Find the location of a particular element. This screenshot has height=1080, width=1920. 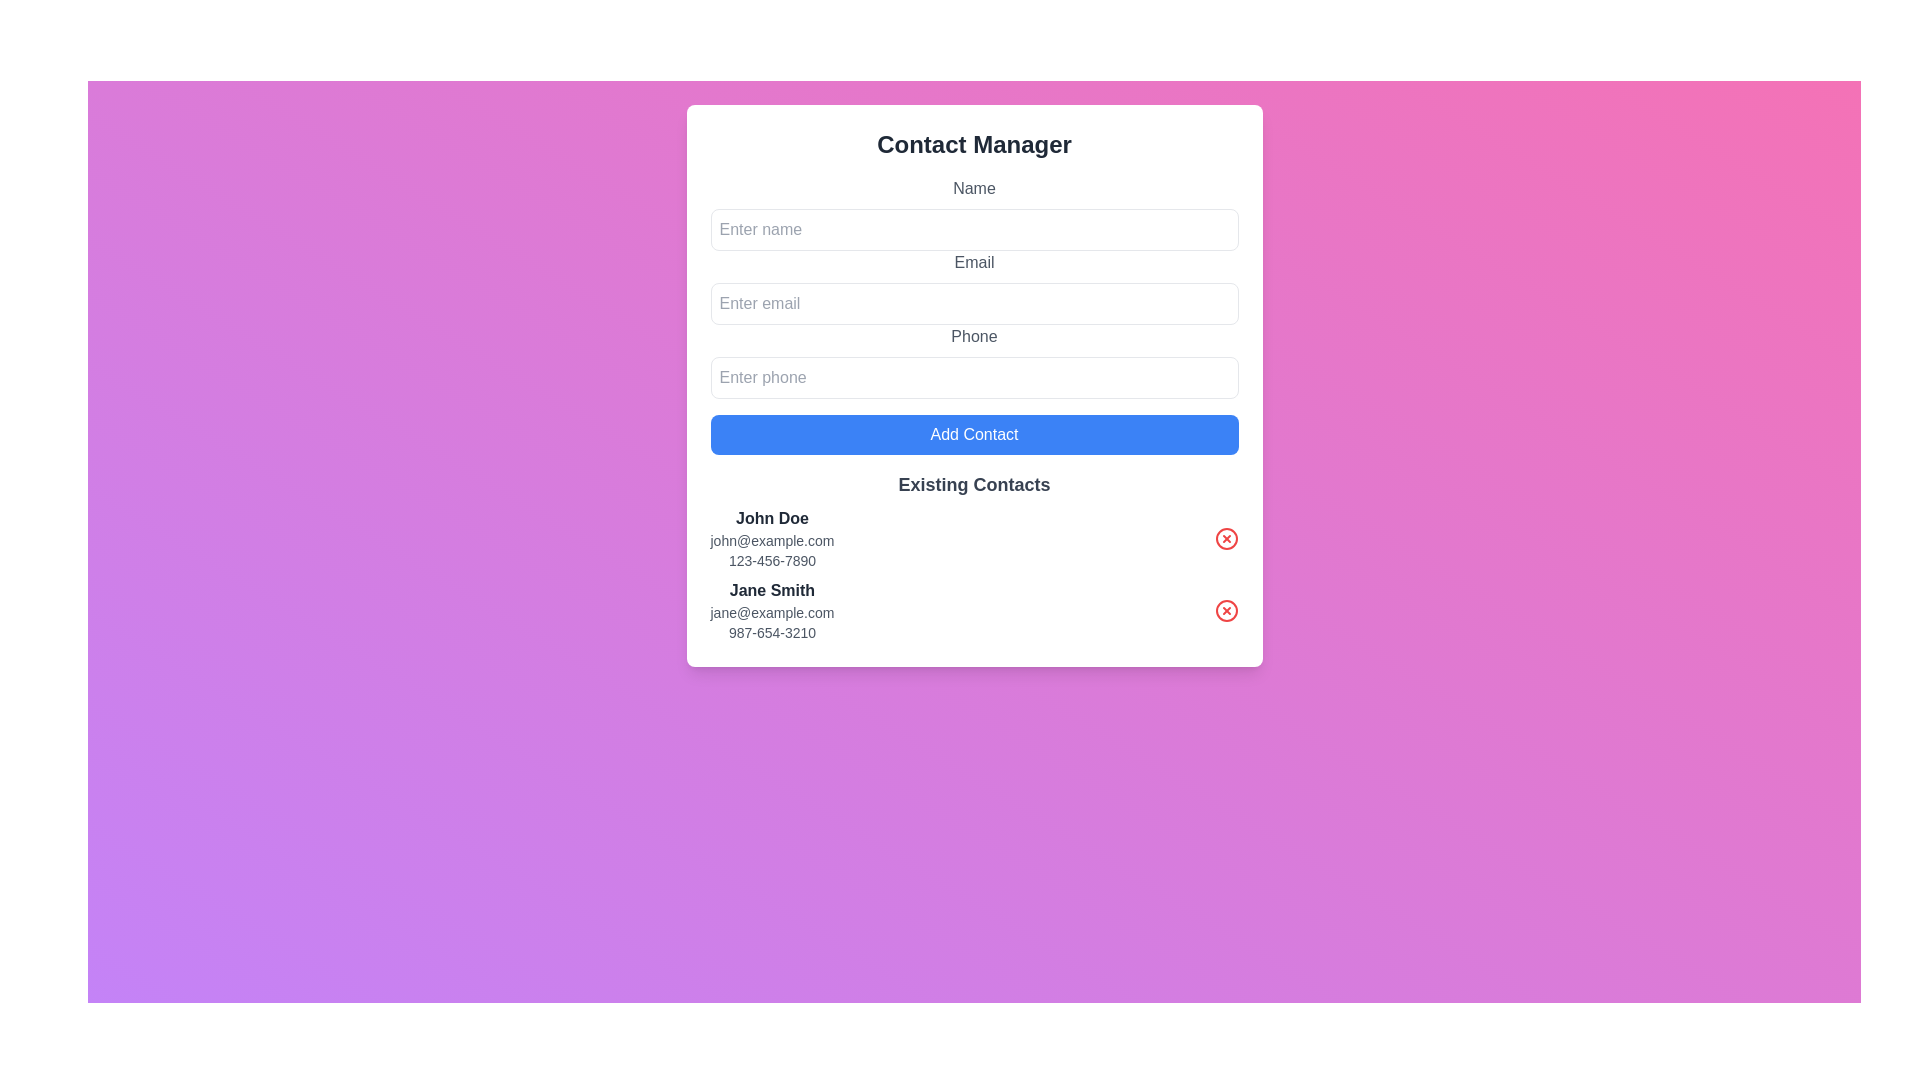

the static text display showing the email address for the contact 'Jane Smith', located below the name and above the phone number in the 'Existing Contacts' section is located at coordinates (771, 612).